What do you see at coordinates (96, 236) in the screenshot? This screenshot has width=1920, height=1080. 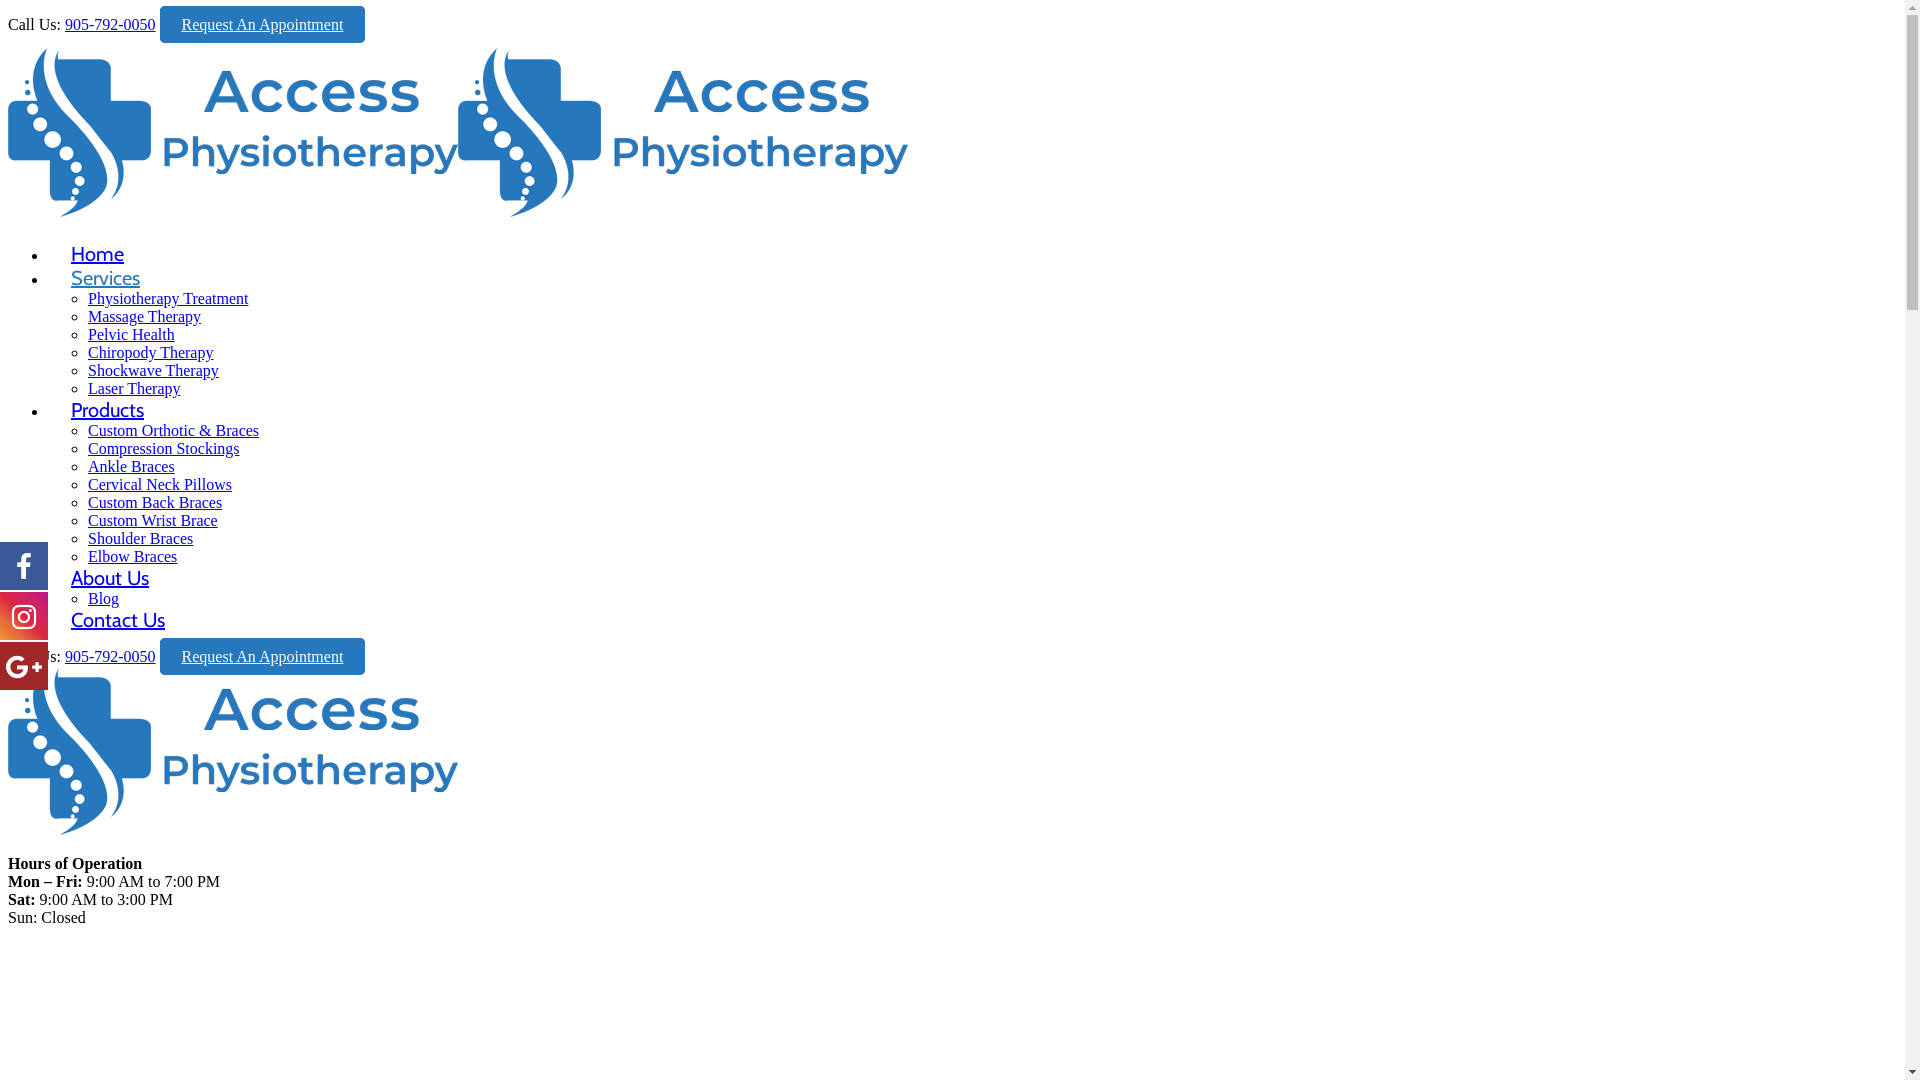 I see `'Home'` at bounding box center [96, 236].